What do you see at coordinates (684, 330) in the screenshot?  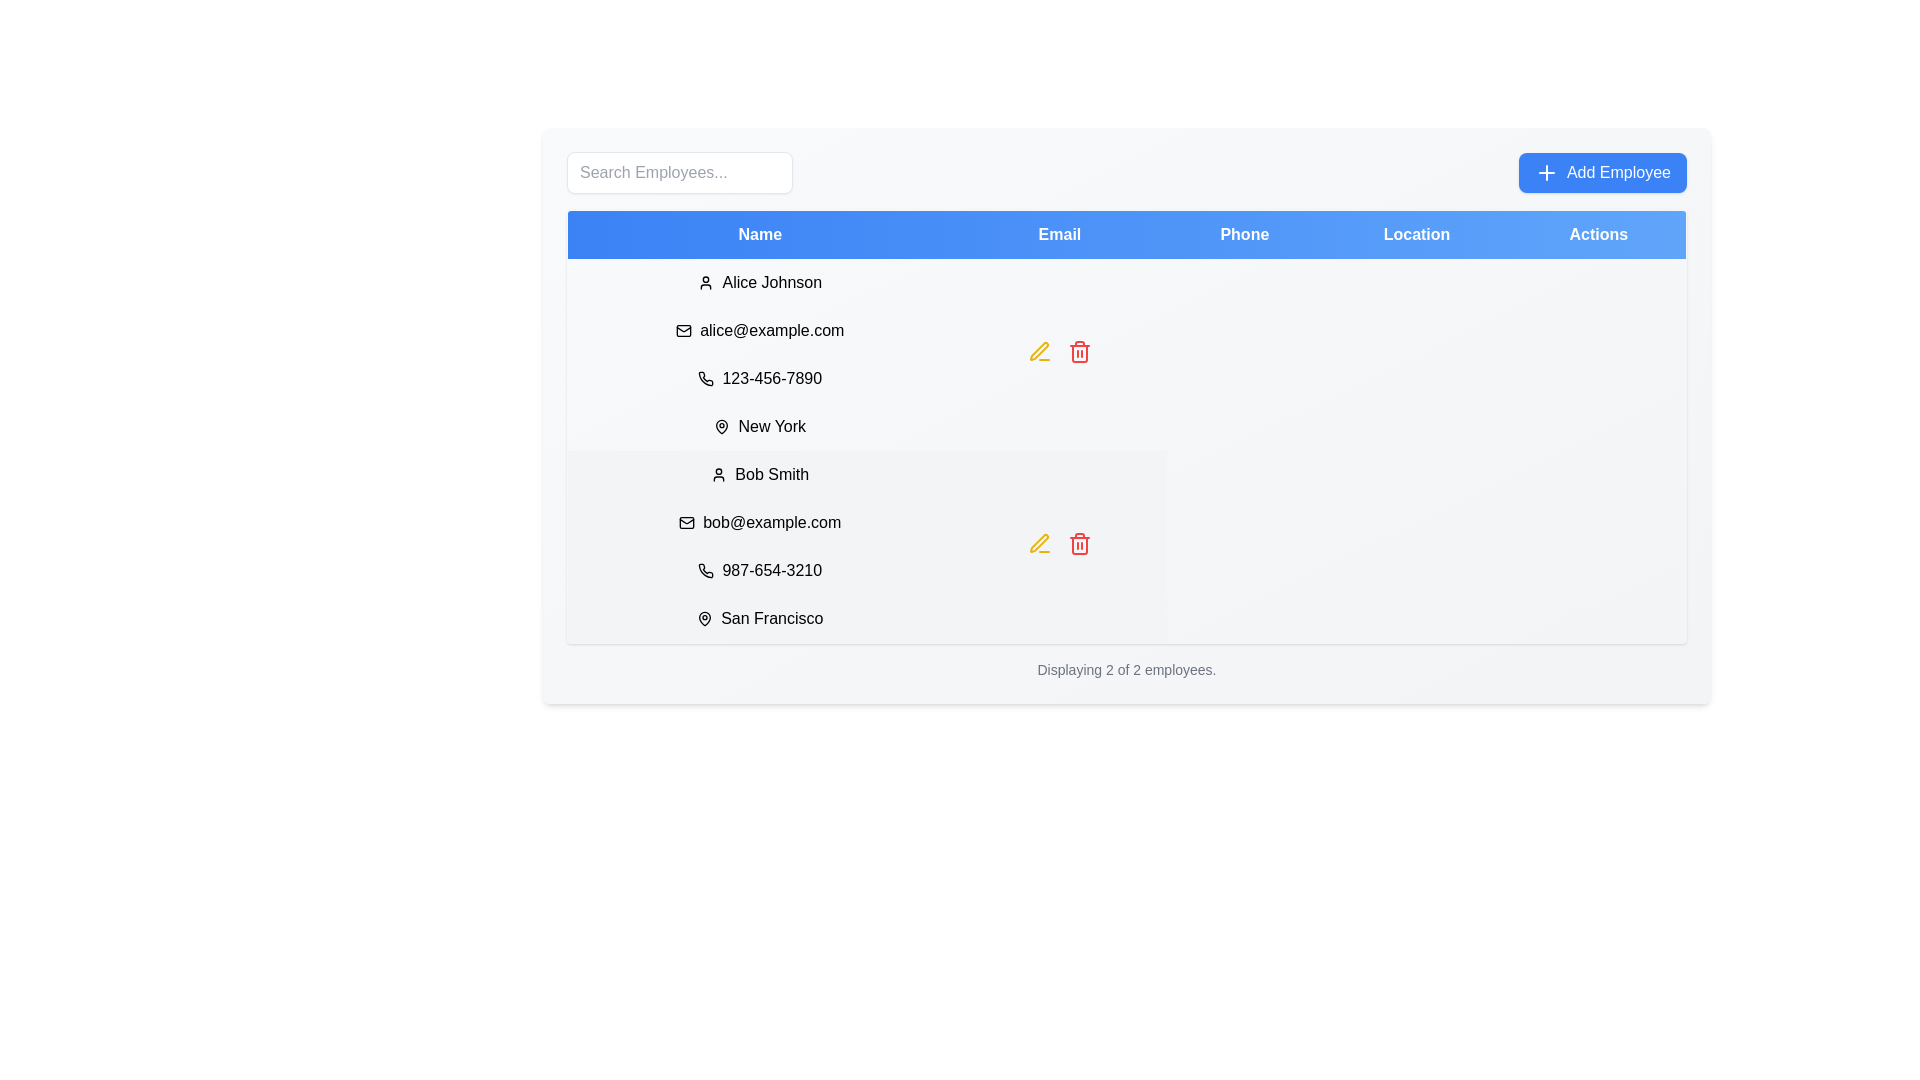 I see `the rectangular icon inside the mail envelope icon, located near 'alice@example.com' in the first data row to trigger tooltip or highlight effects` at bounding box center [684, 330].